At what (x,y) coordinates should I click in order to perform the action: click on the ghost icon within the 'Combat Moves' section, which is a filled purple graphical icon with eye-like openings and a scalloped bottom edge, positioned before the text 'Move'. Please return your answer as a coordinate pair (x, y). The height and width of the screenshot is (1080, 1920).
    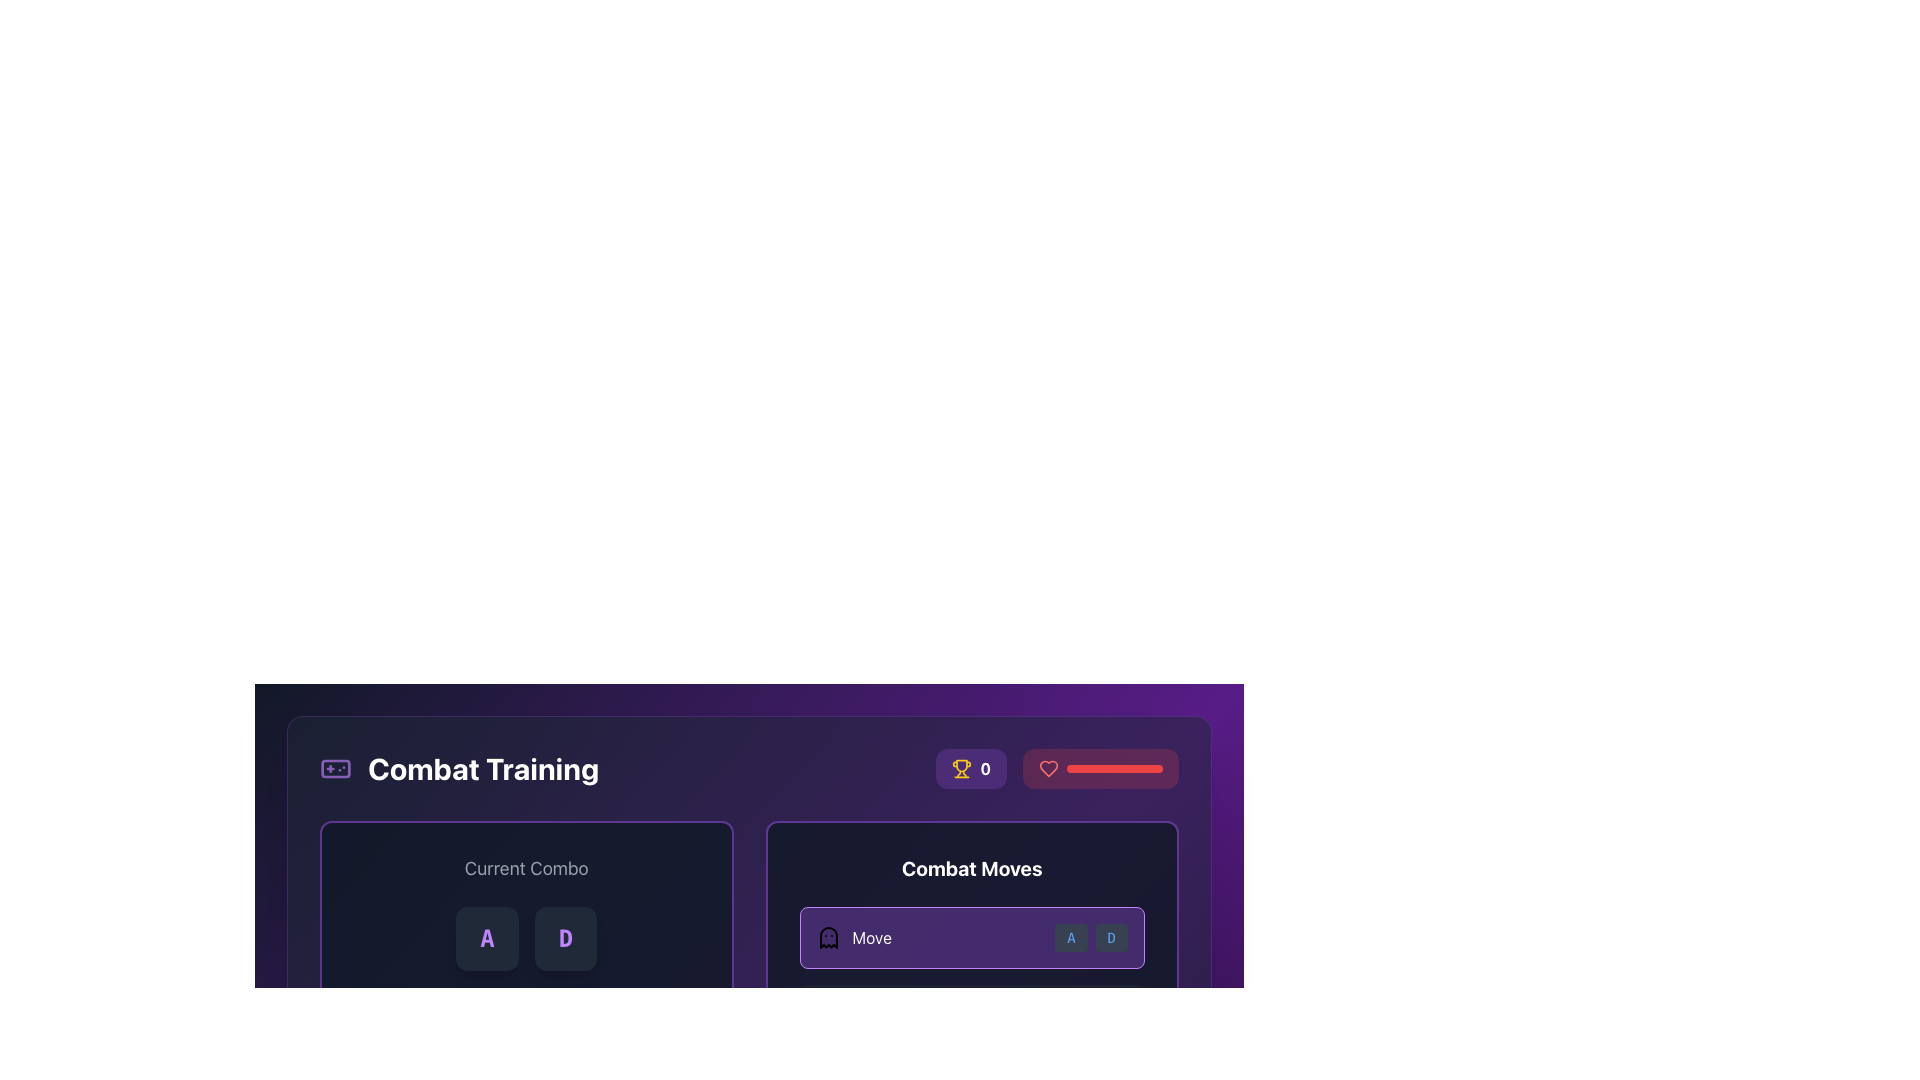
    Looking at the image, I should click on (828, 937).